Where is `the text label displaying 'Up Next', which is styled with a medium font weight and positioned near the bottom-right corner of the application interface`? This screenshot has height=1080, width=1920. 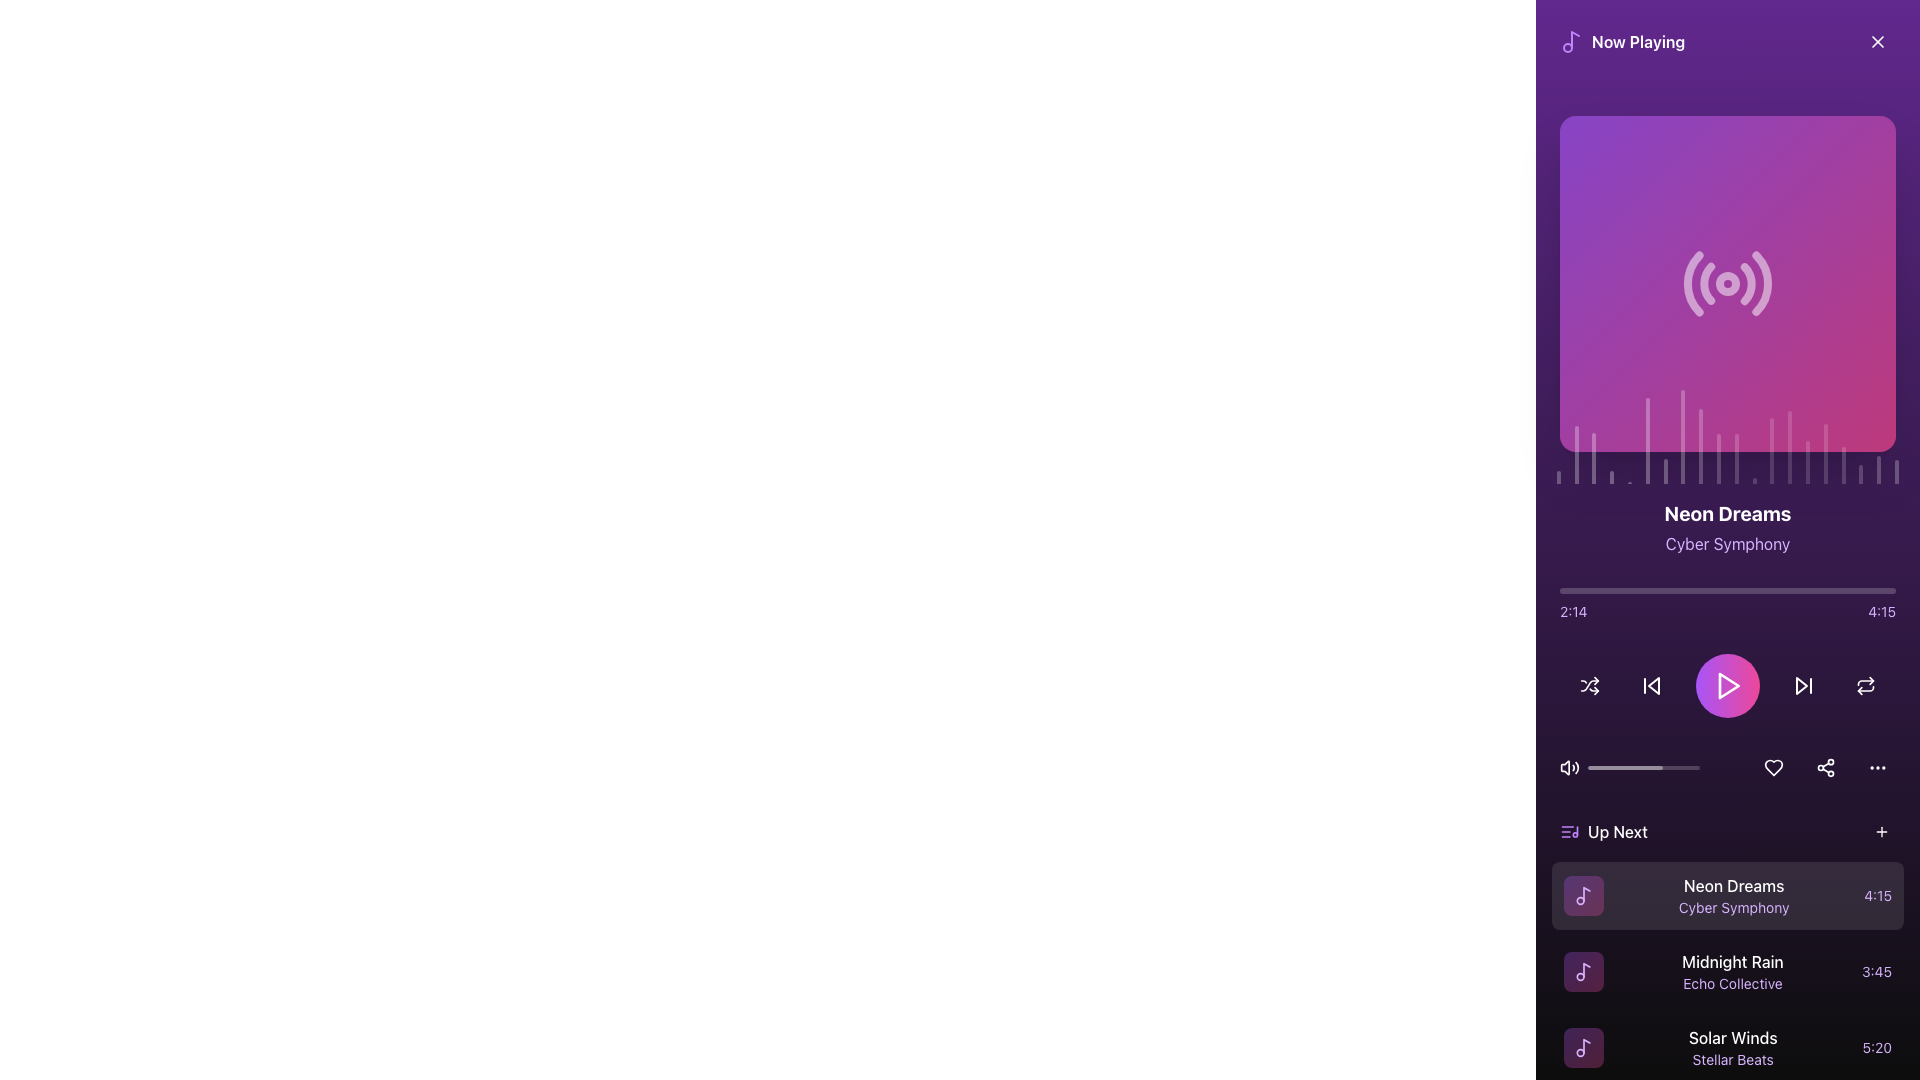
the text label displaying 'Up Next', which is styled with a medium font weight and positioned near the bottom-right corner of the application interface is located at coordinates (1617, 832).